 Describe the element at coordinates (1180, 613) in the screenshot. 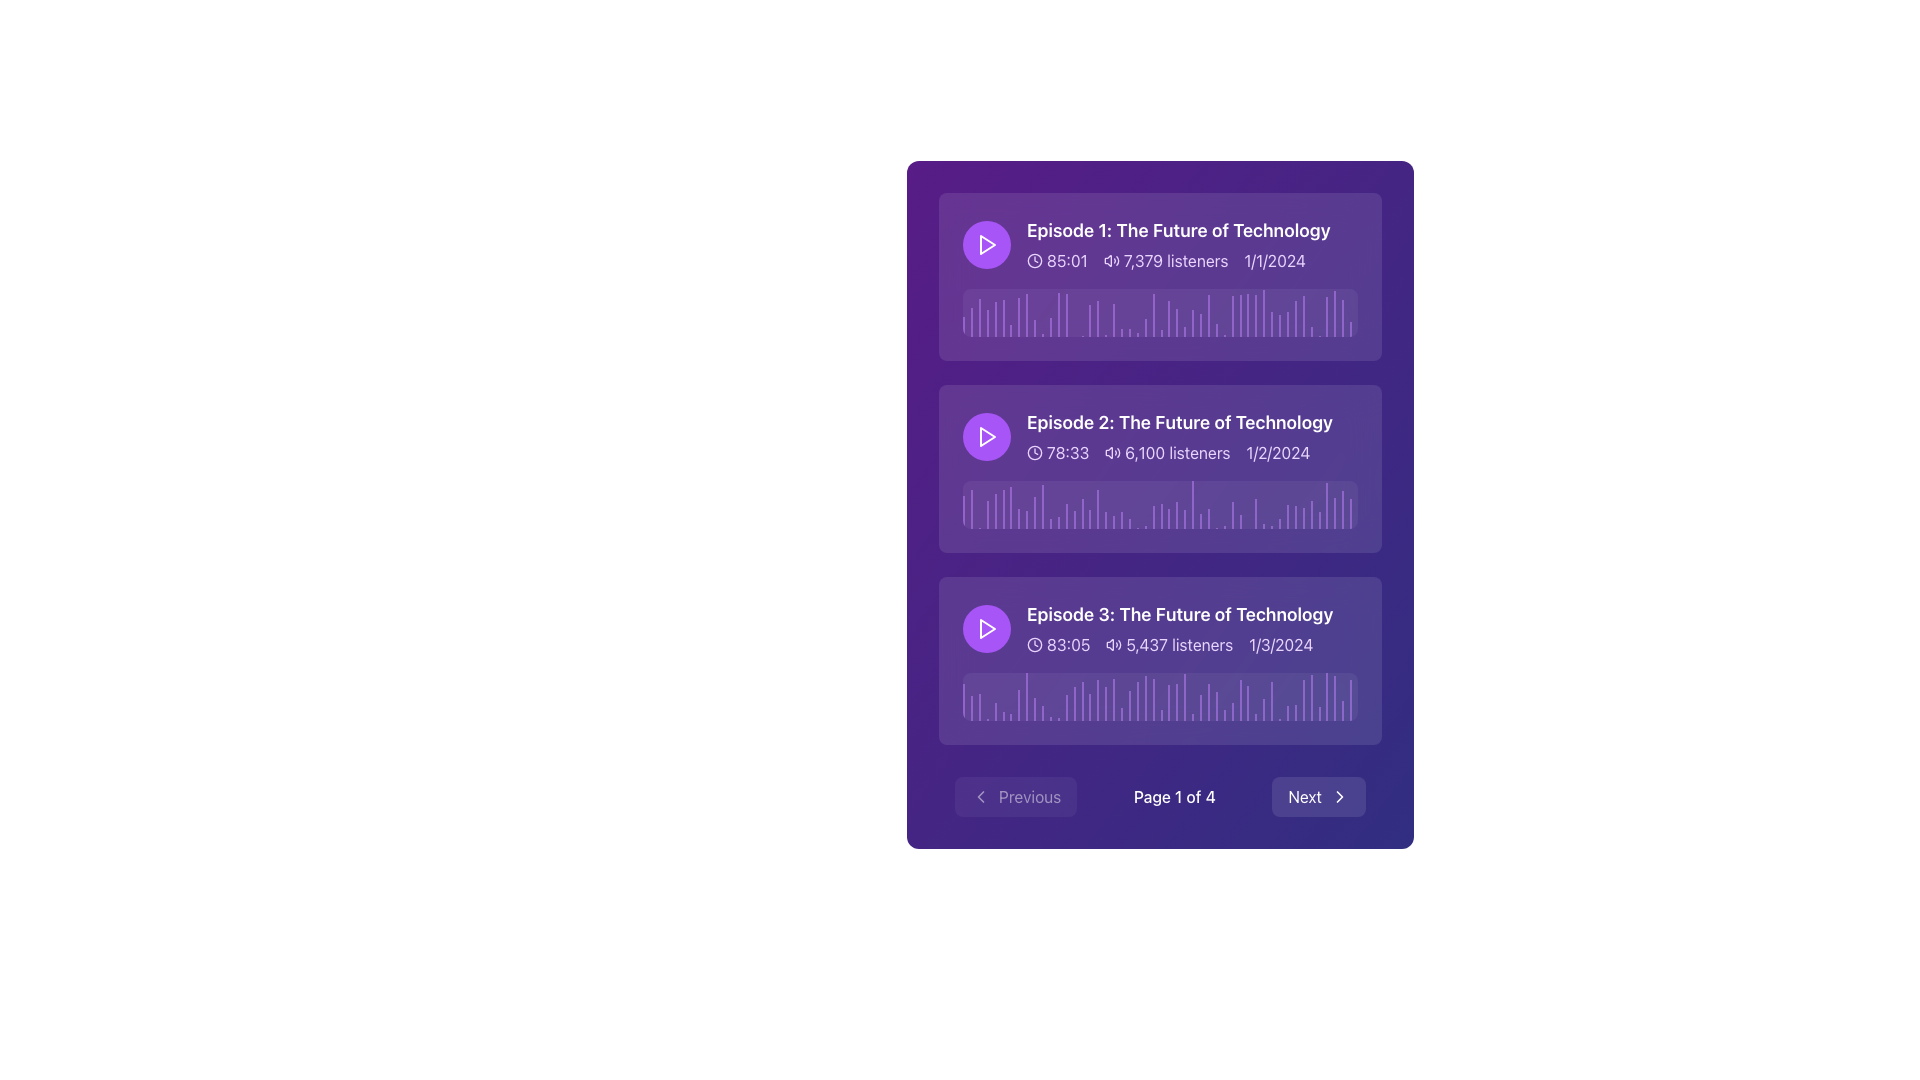

I see `the text label that serves as the title for the third episode item in the list, which is styled as a prominent title` at that location.